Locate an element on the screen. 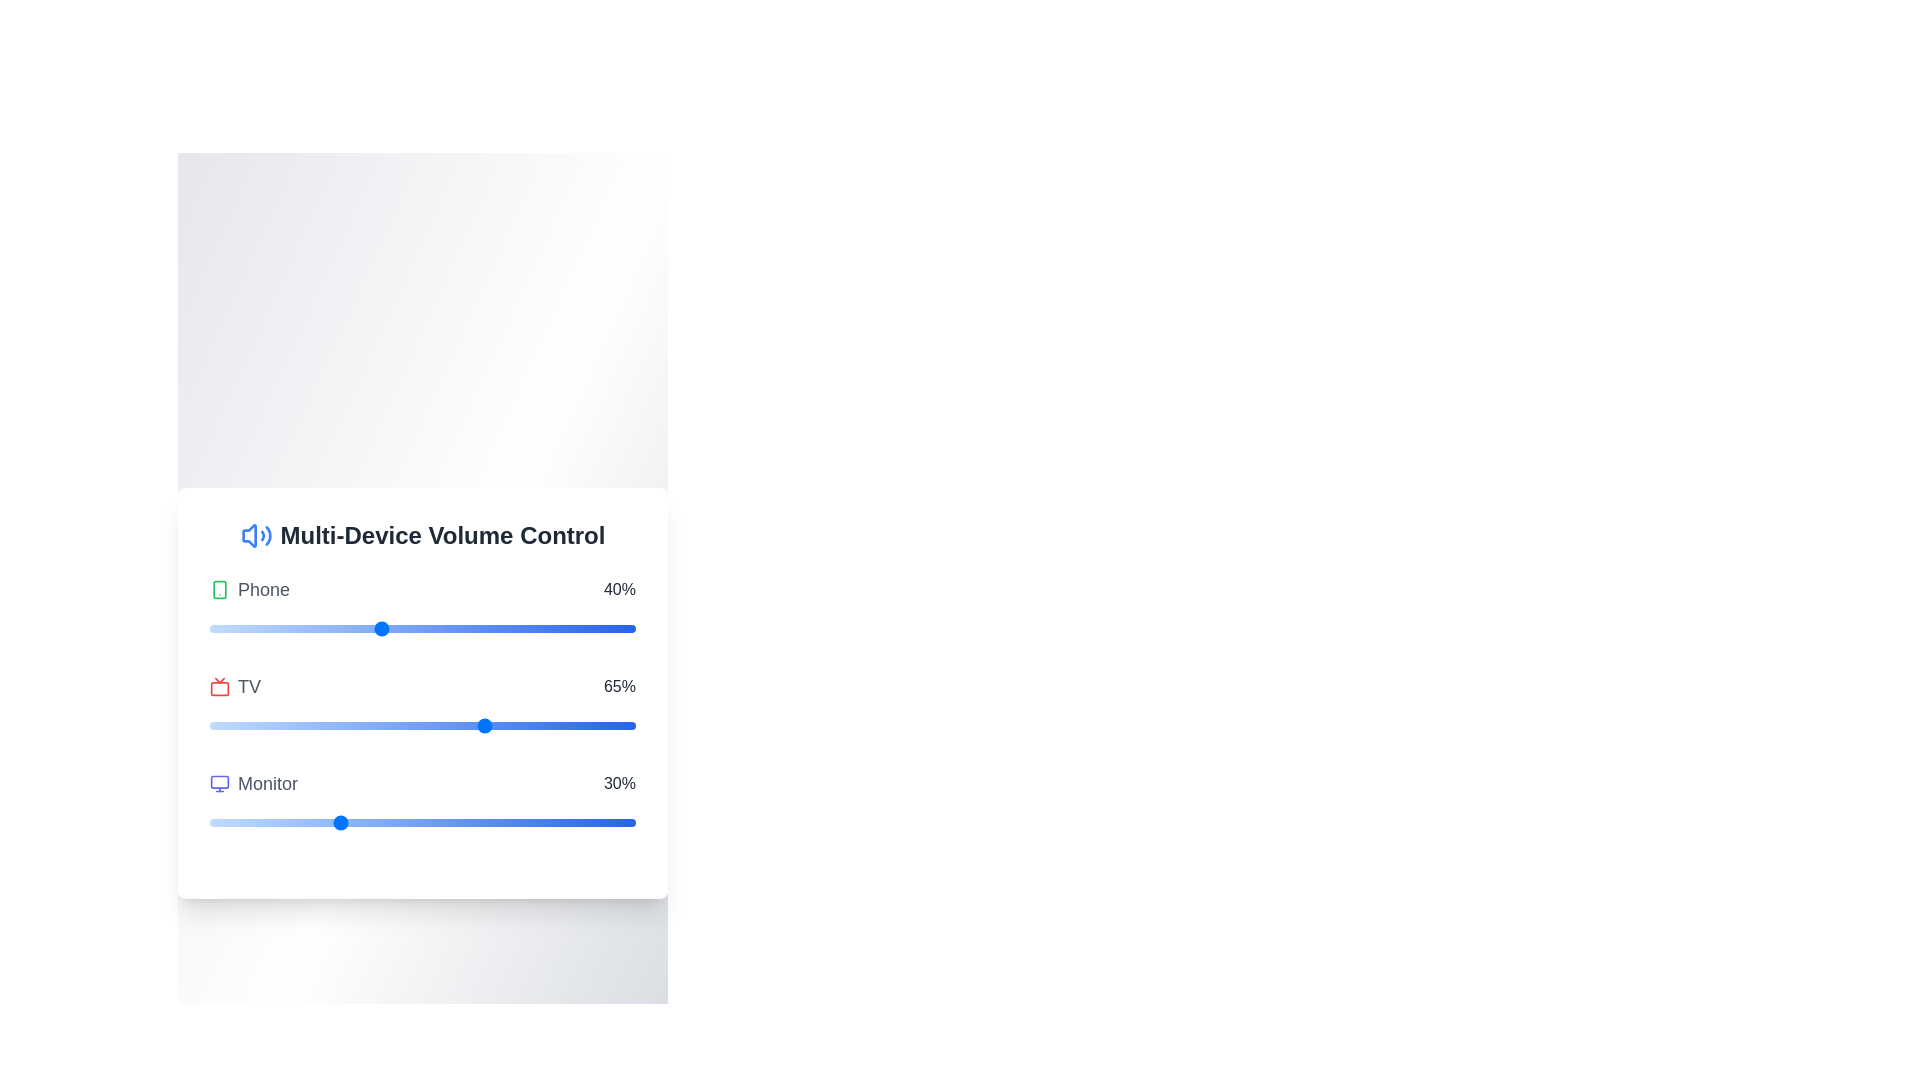 The width and height of the screenshot is (1920, 1080). header text that identifies the section for managing volume levels across multiple devices, located at the top of a white, rounded-corner card is located at coordinates (421, 534).